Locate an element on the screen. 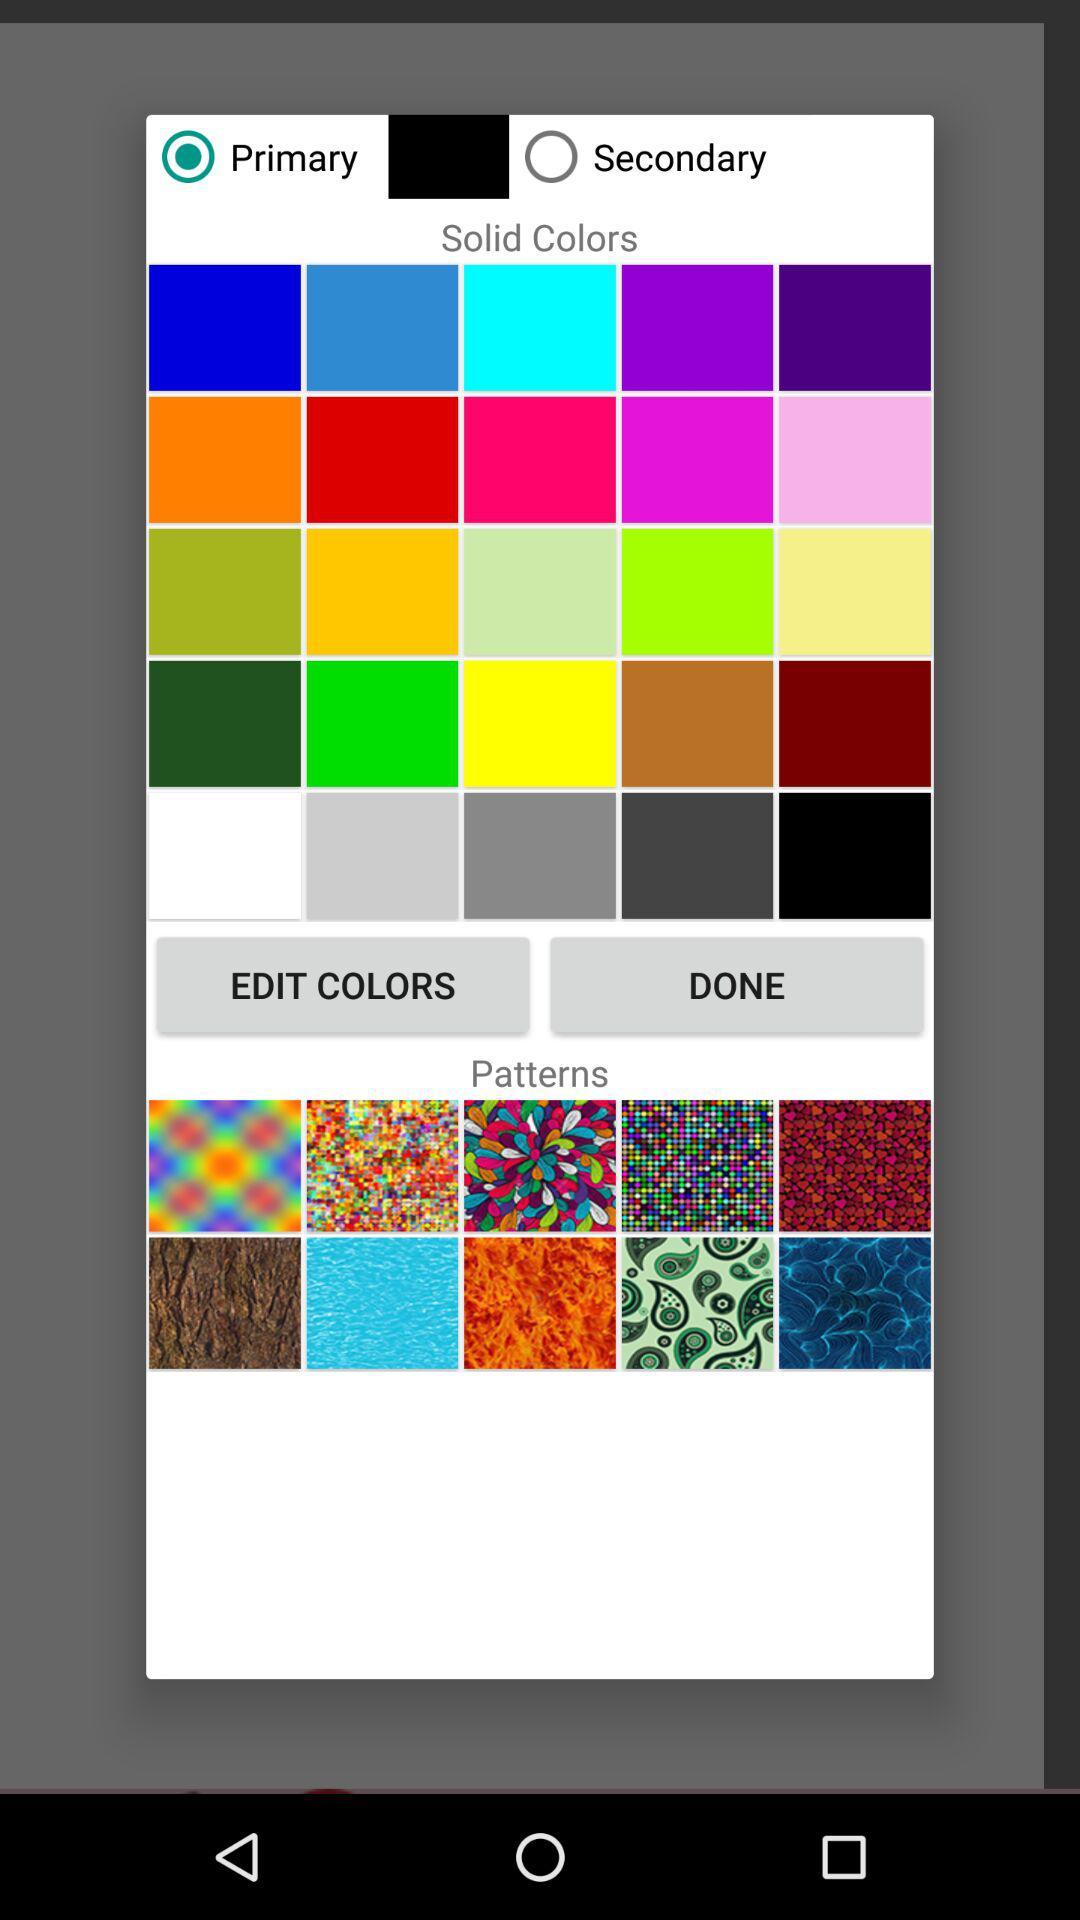  the button at the bottom right corner is located at coordinates (855, 1303).